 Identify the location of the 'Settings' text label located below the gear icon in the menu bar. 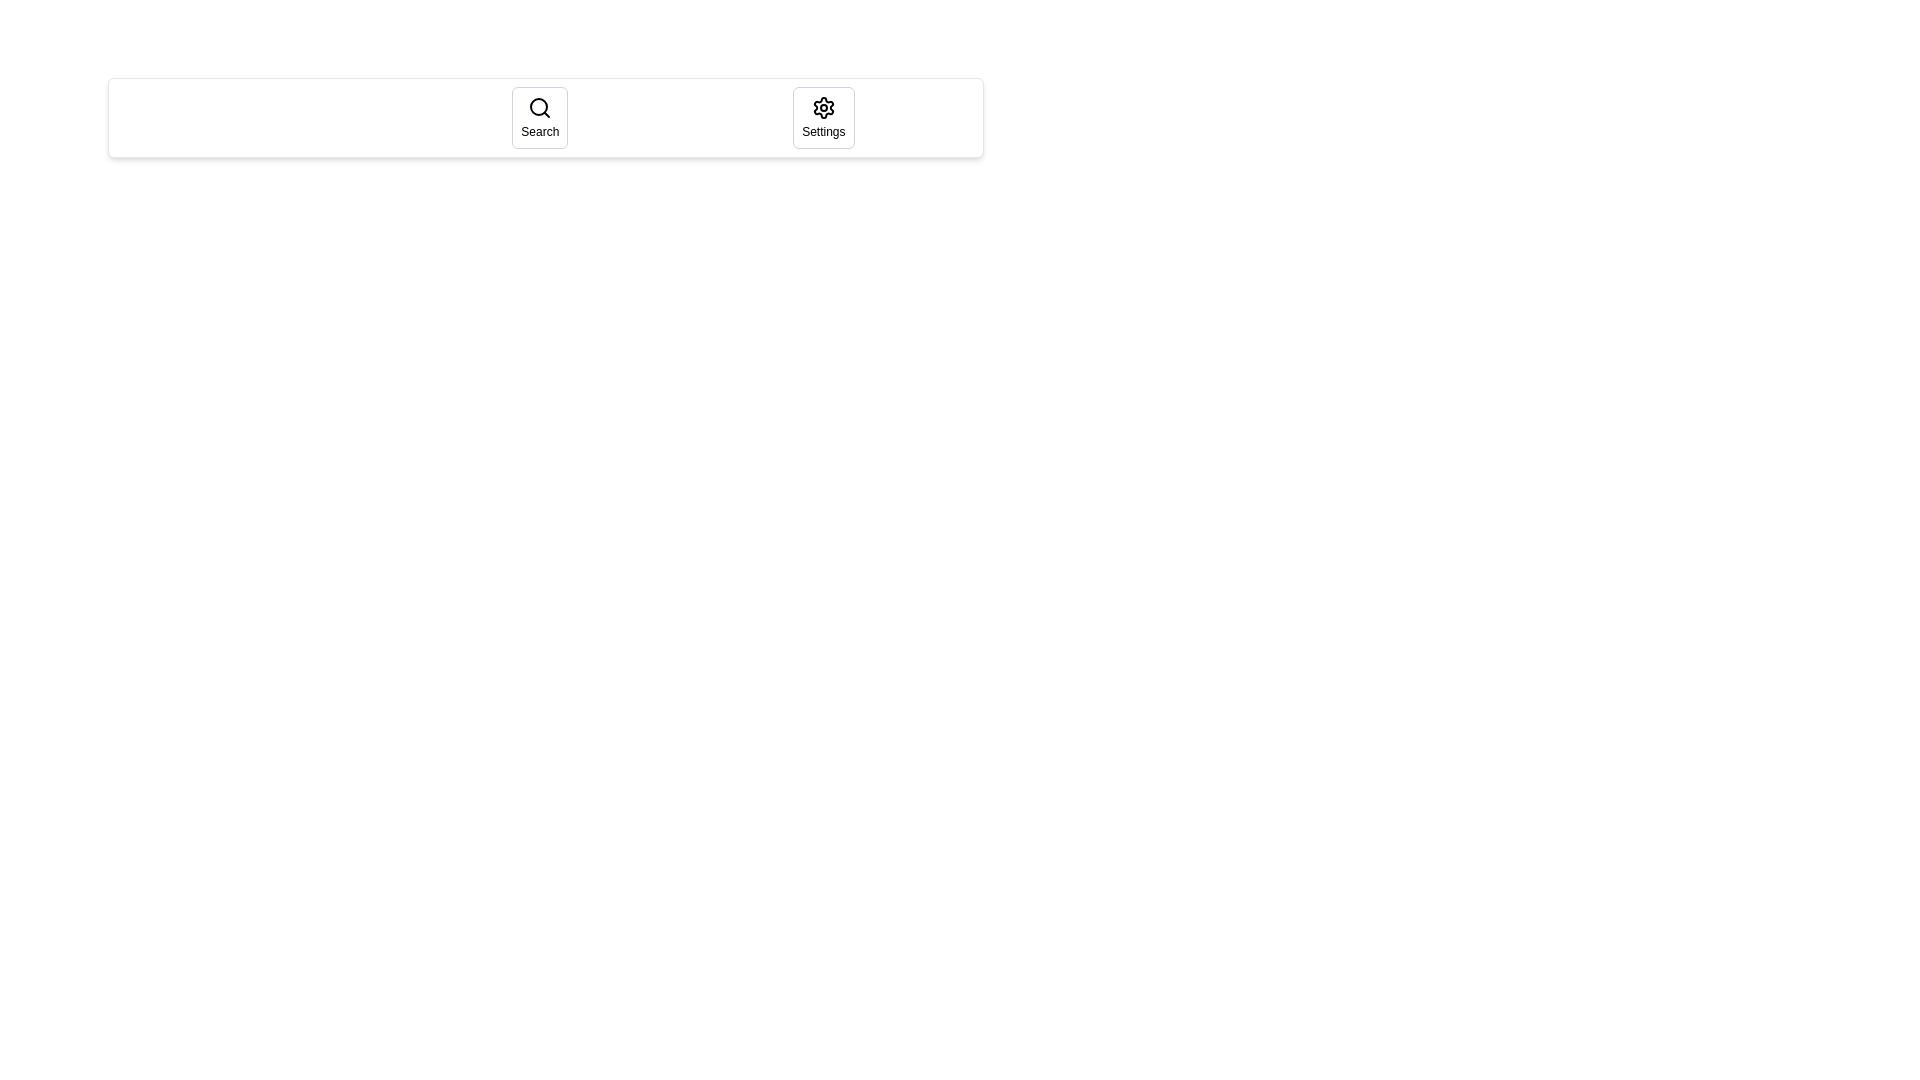
(823, 131).